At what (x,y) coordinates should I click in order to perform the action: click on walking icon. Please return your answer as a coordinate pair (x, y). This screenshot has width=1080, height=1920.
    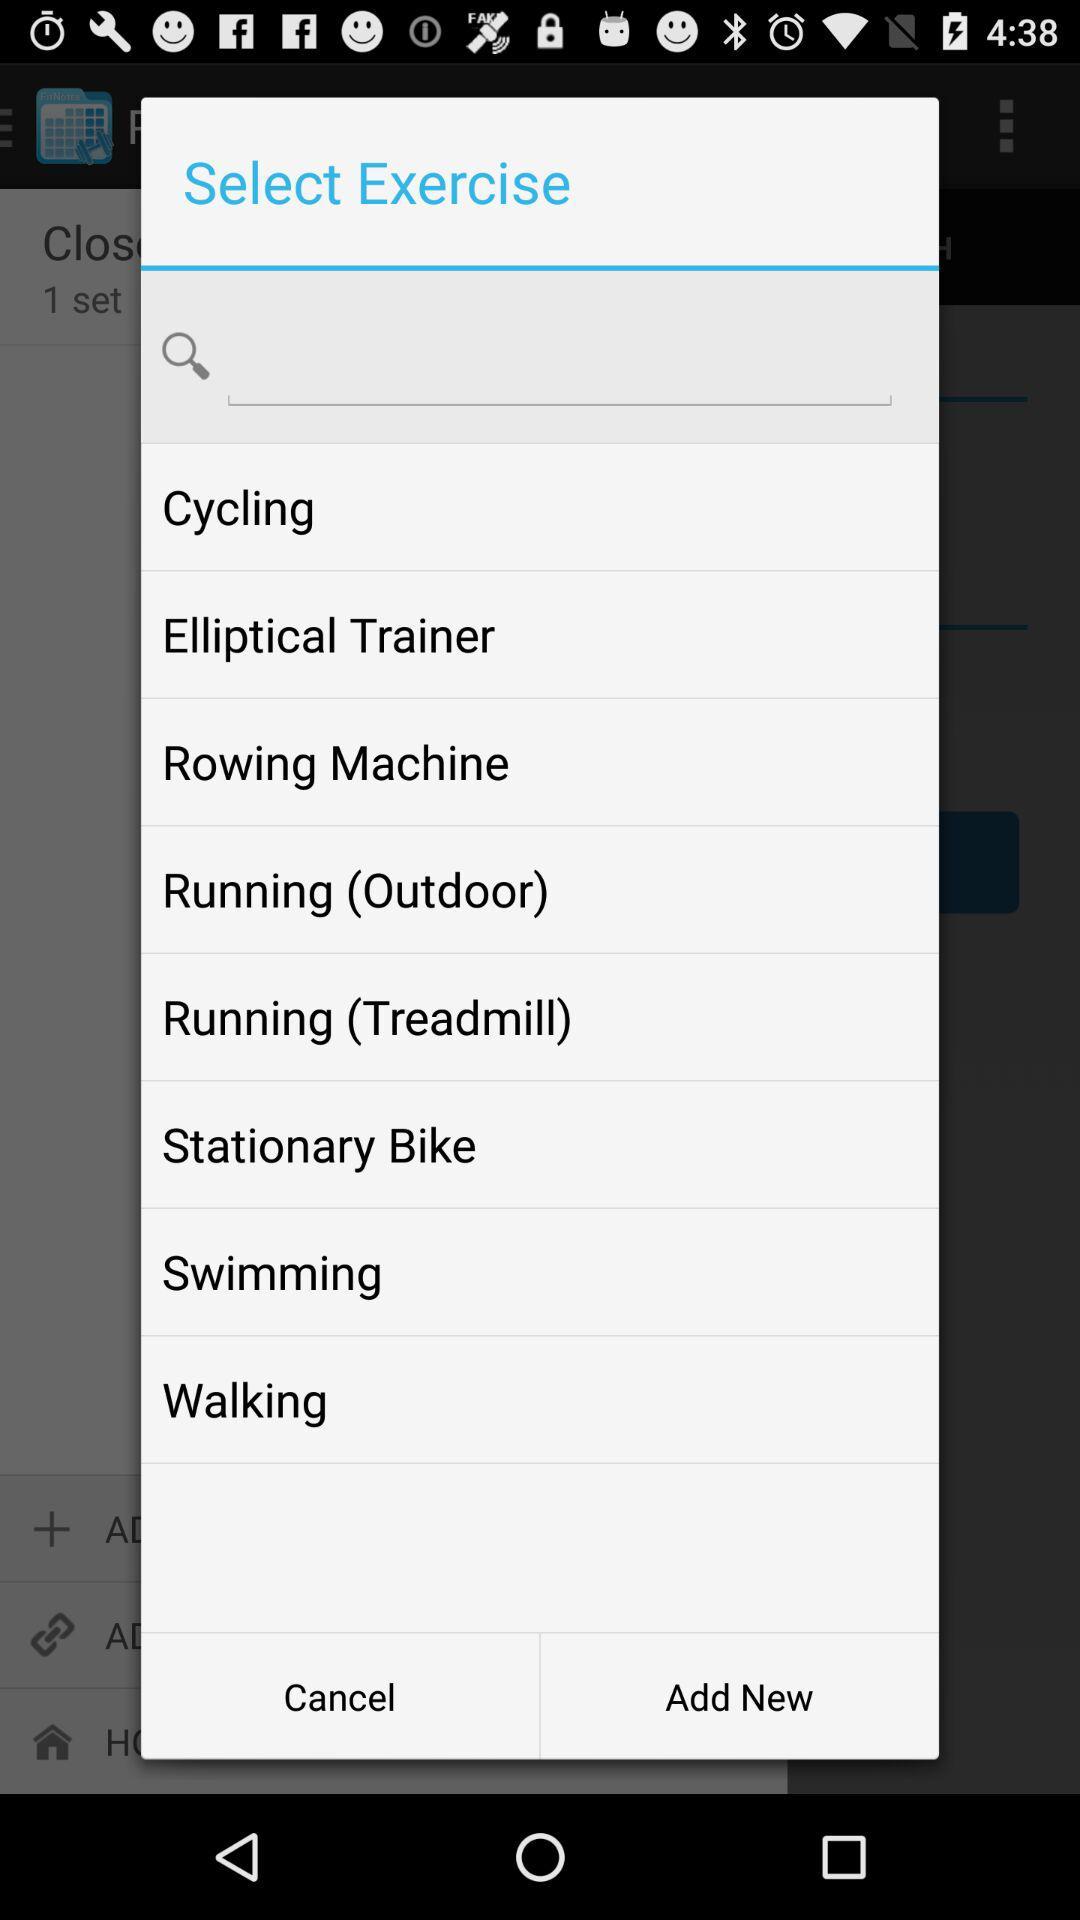
    Looking at the image, I should click on (540, 1398).